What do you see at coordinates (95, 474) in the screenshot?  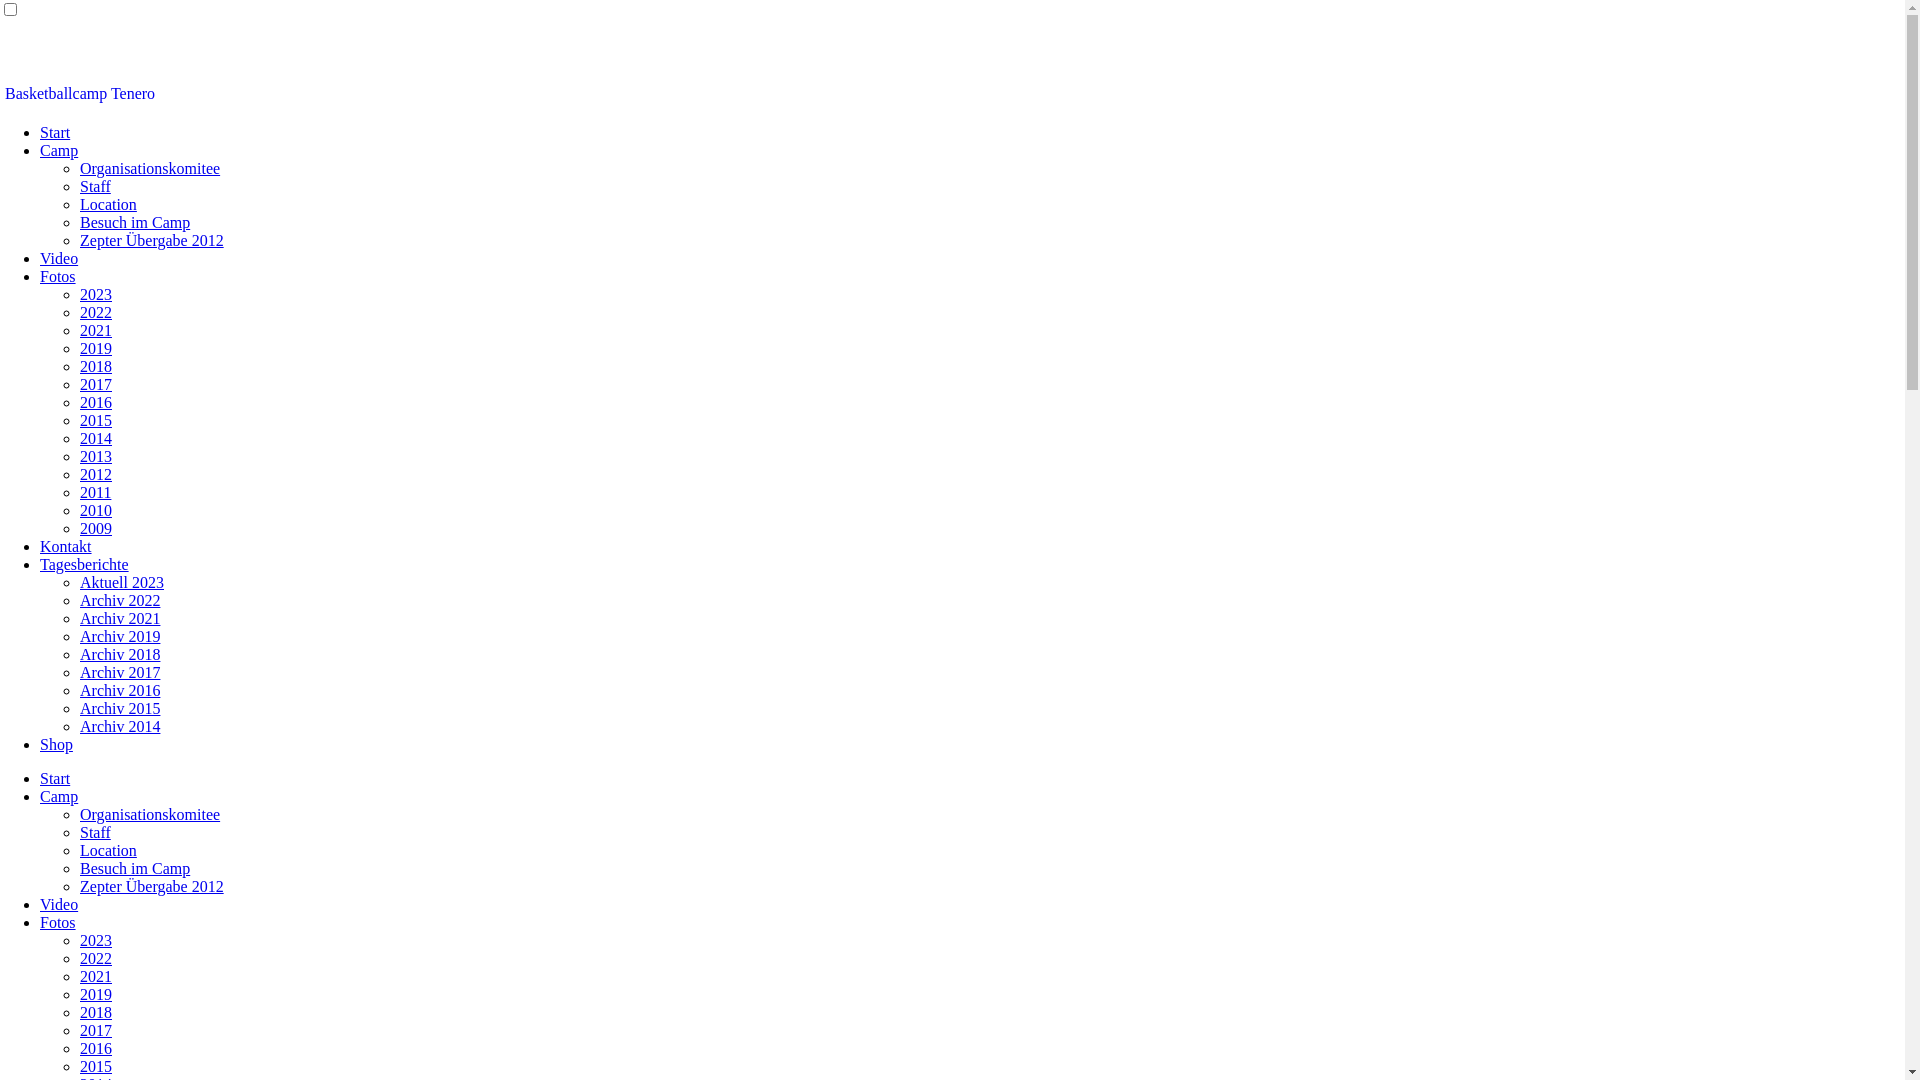 I see `'2012'` at bounding box center [95, 474].